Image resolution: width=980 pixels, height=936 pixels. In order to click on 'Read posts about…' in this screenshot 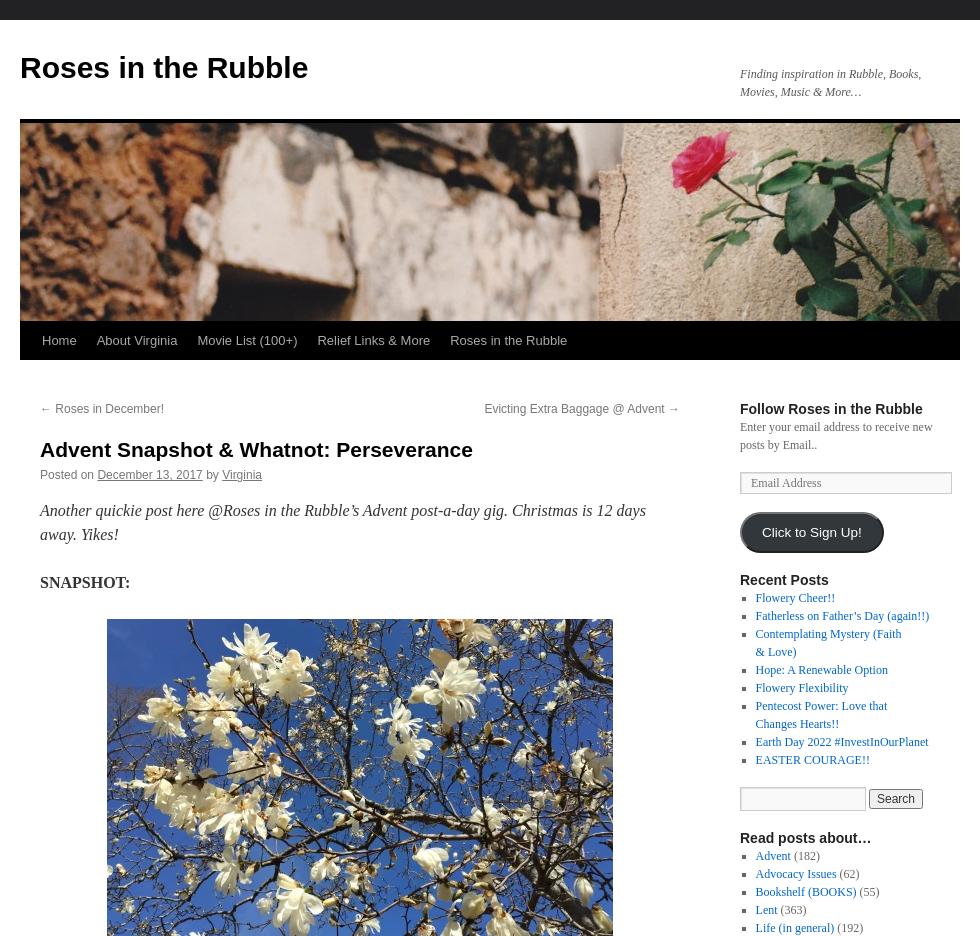, I will do `click(805, 838)`.